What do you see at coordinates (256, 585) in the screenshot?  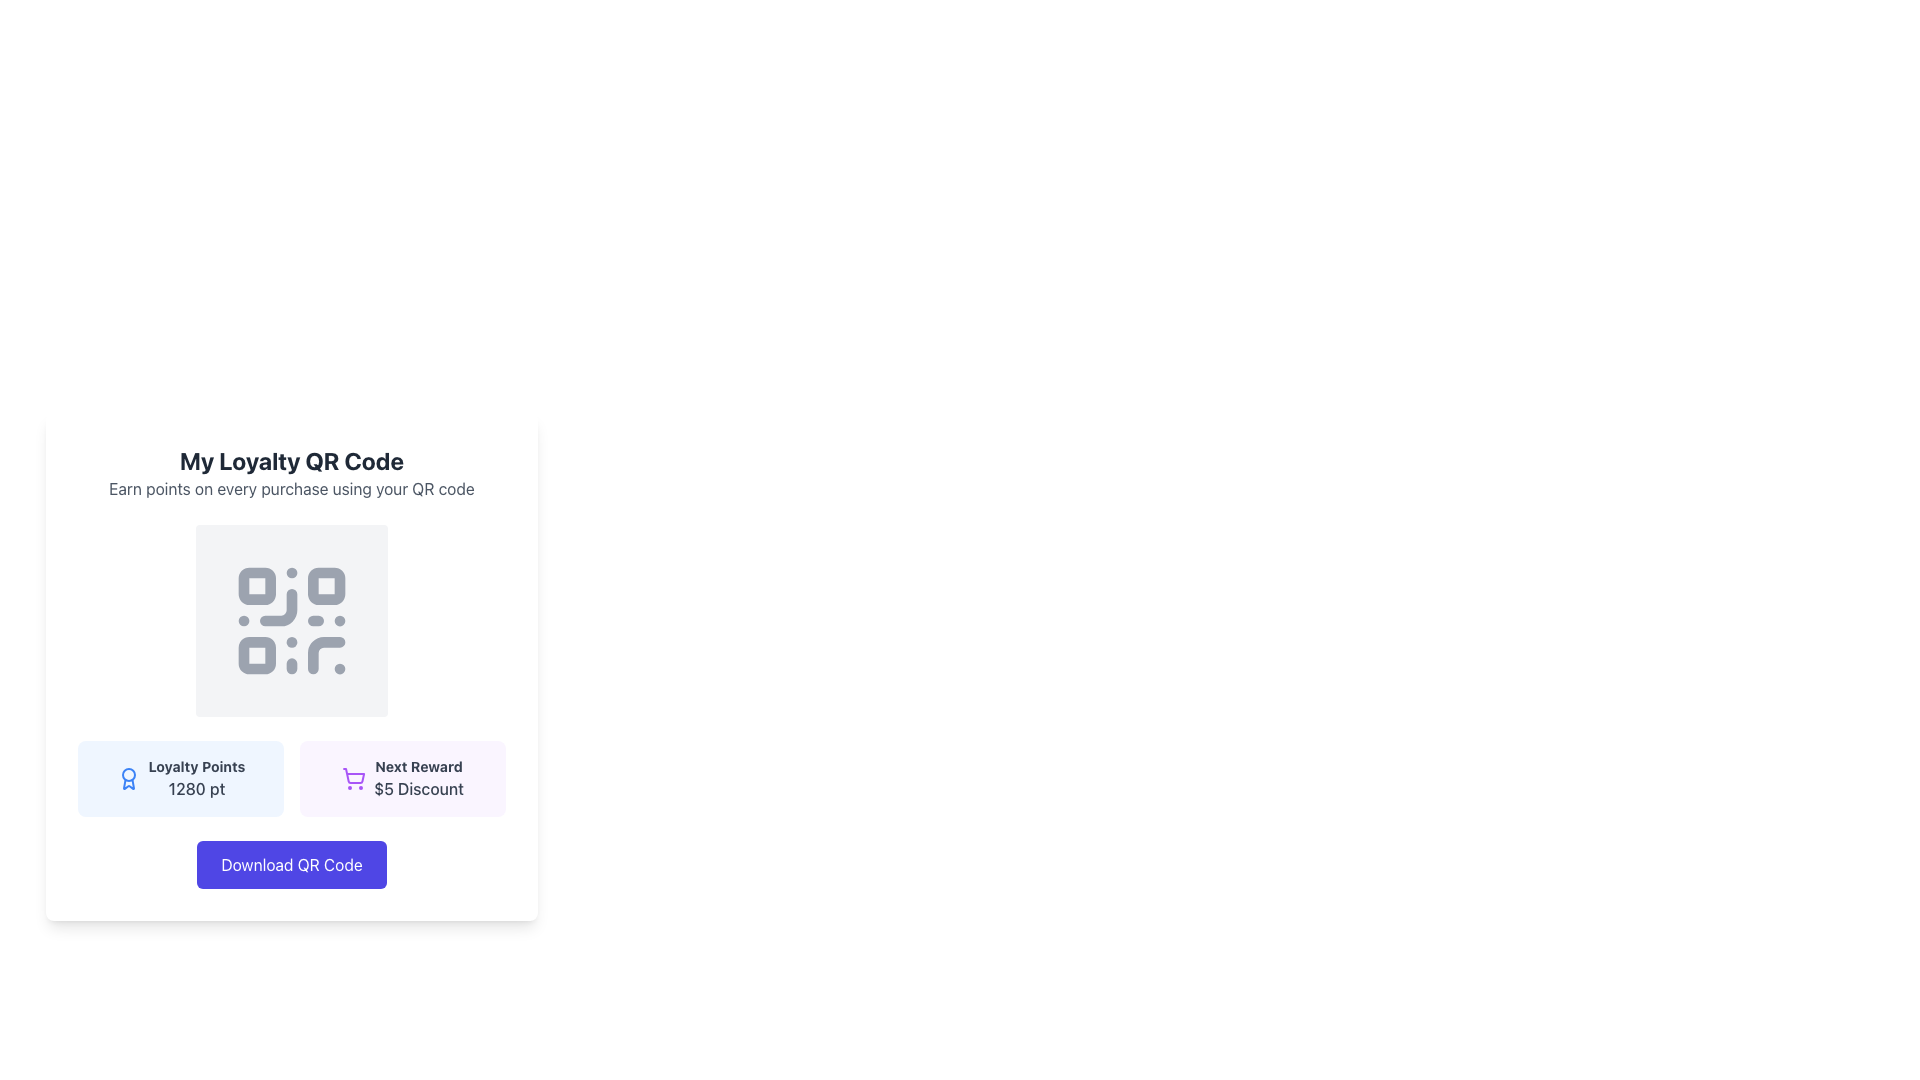 I see `the small gray square with rounded corners located at the top-left corner of the QR code graphic in the 'My Loyalty QR Code' interface` at bounding box center [256, 585].